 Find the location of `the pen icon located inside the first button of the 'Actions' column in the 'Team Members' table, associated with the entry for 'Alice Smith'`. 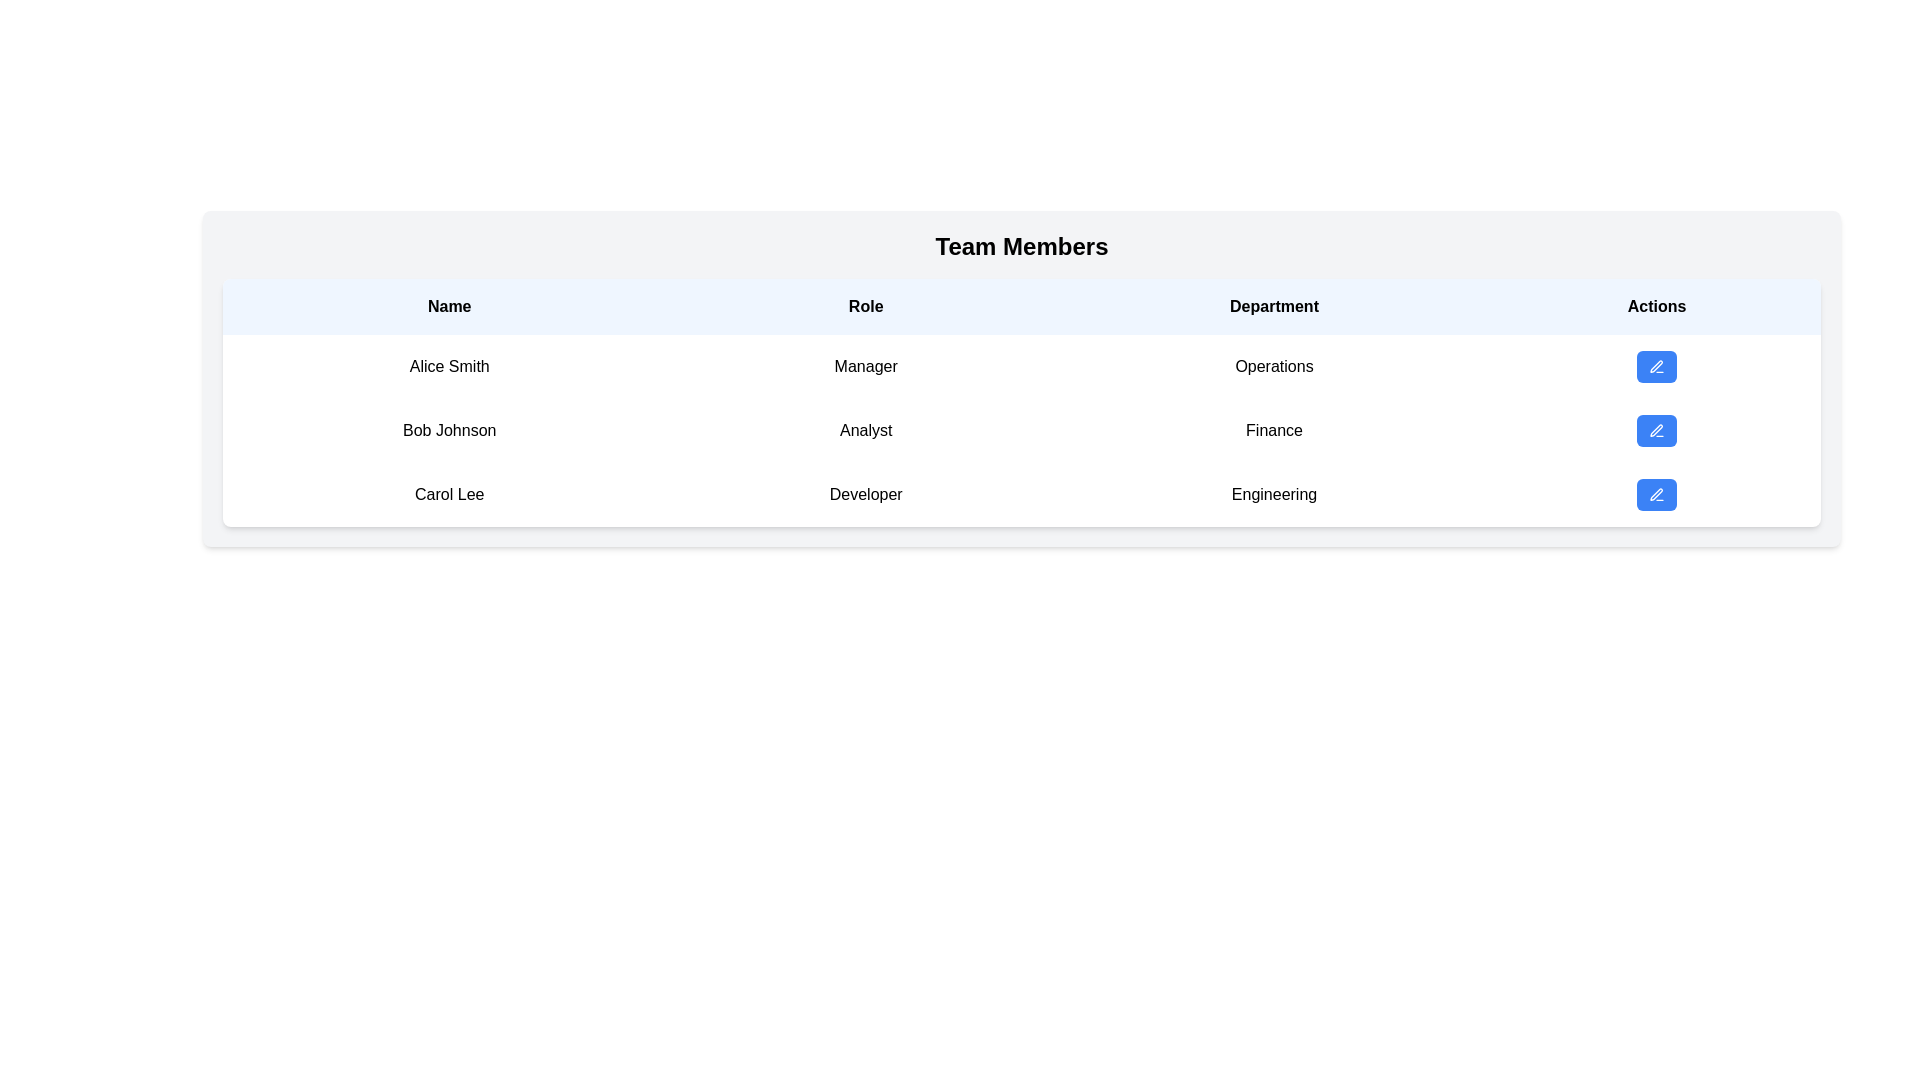

the pen icon located inside the first button of the 'Actions' column in the 'Team Members' table, associated with the entry for 'Alice Smith' is located at coordinates (1656, 366).